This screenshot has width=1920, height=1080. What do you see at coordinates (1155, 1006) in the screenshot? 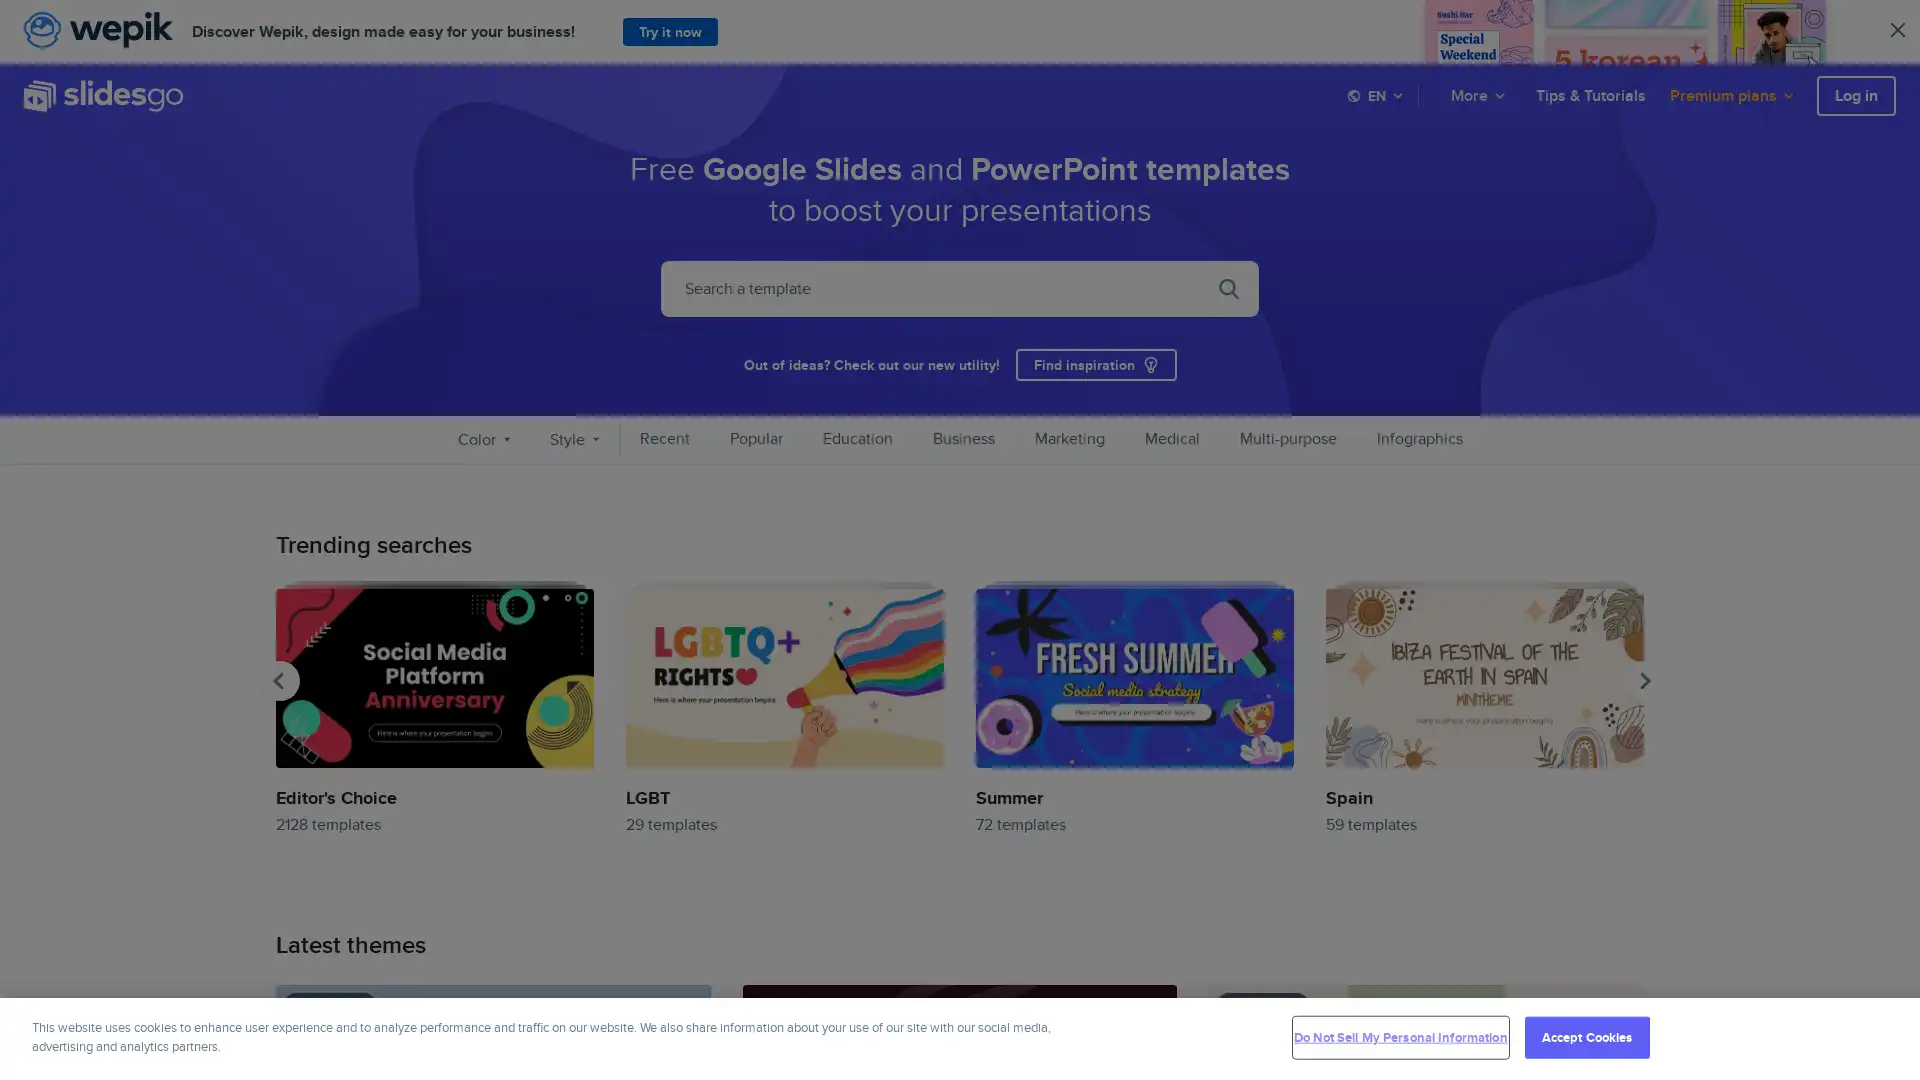
I see `Favorite button` at bounding box center [1155, 1006].